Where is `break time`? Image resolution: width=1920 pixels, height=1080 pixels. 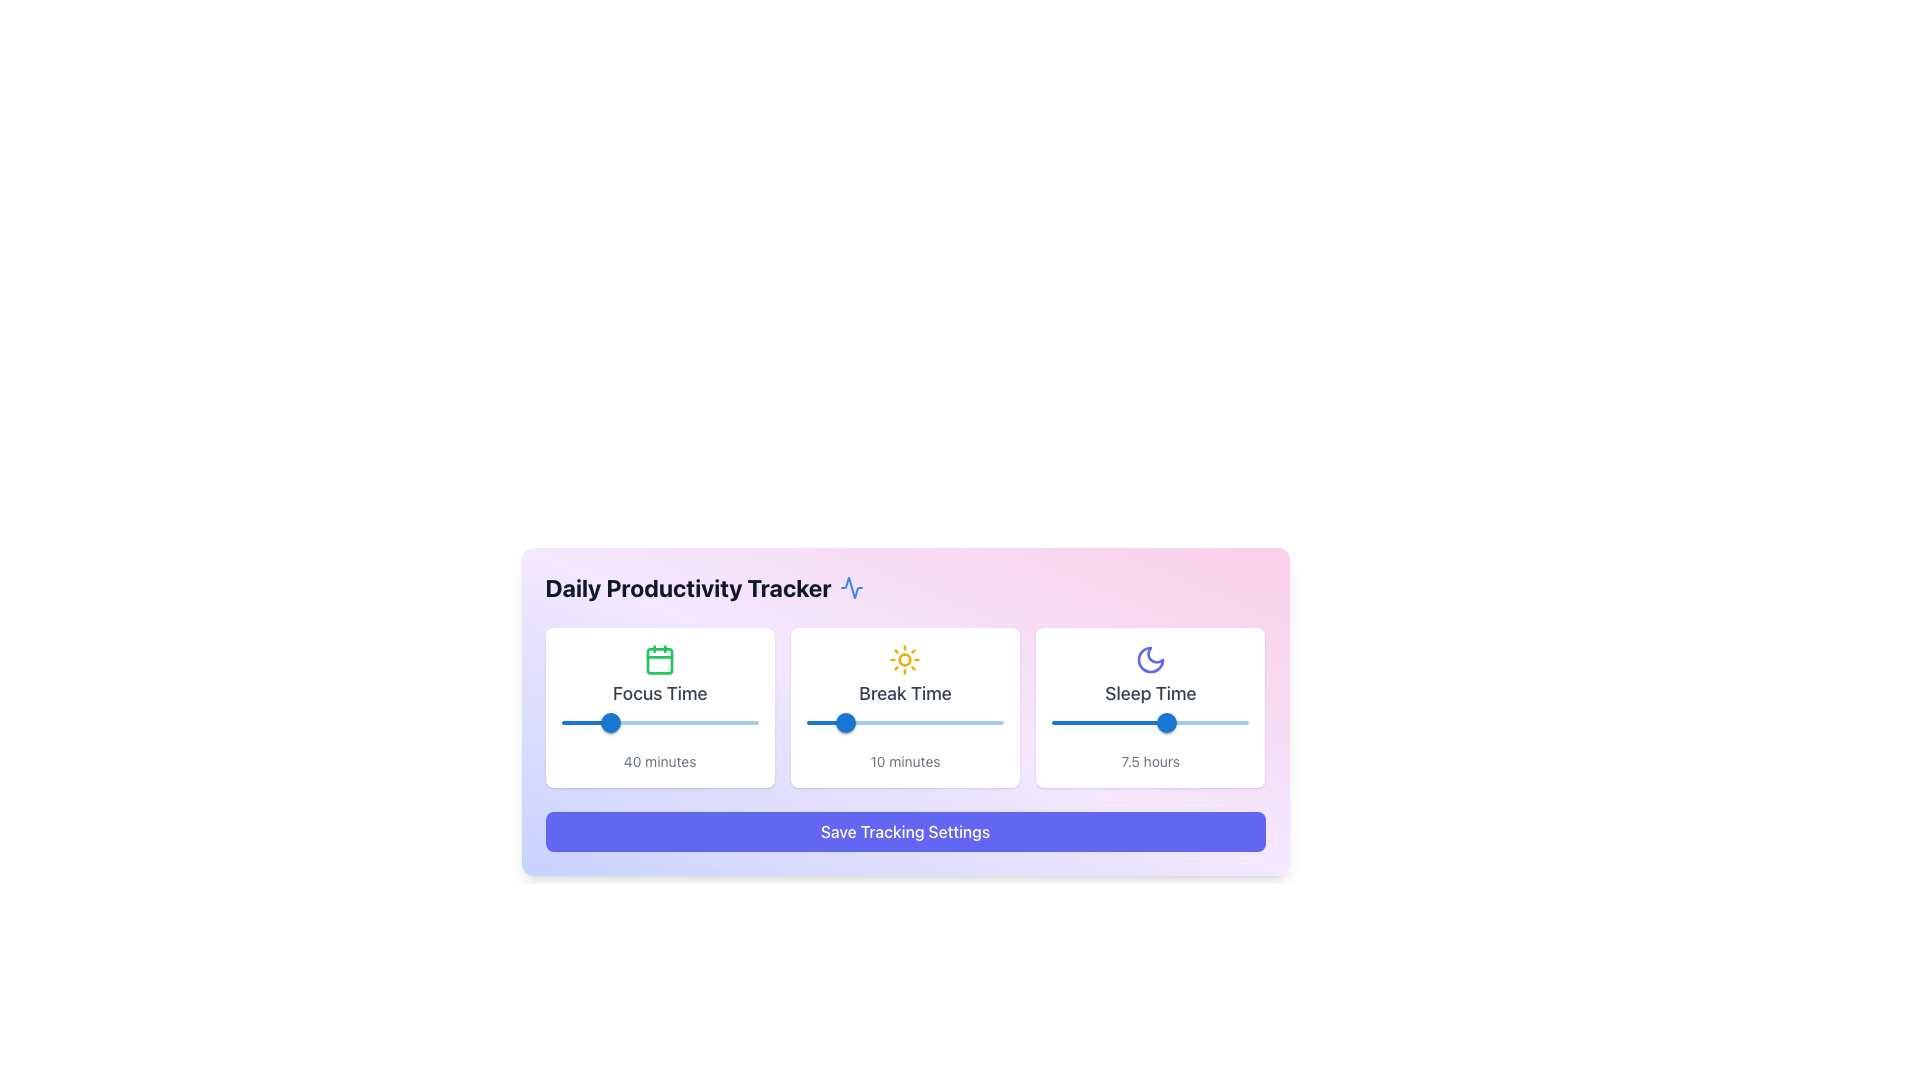 break time is located at coordinates (947, 722).